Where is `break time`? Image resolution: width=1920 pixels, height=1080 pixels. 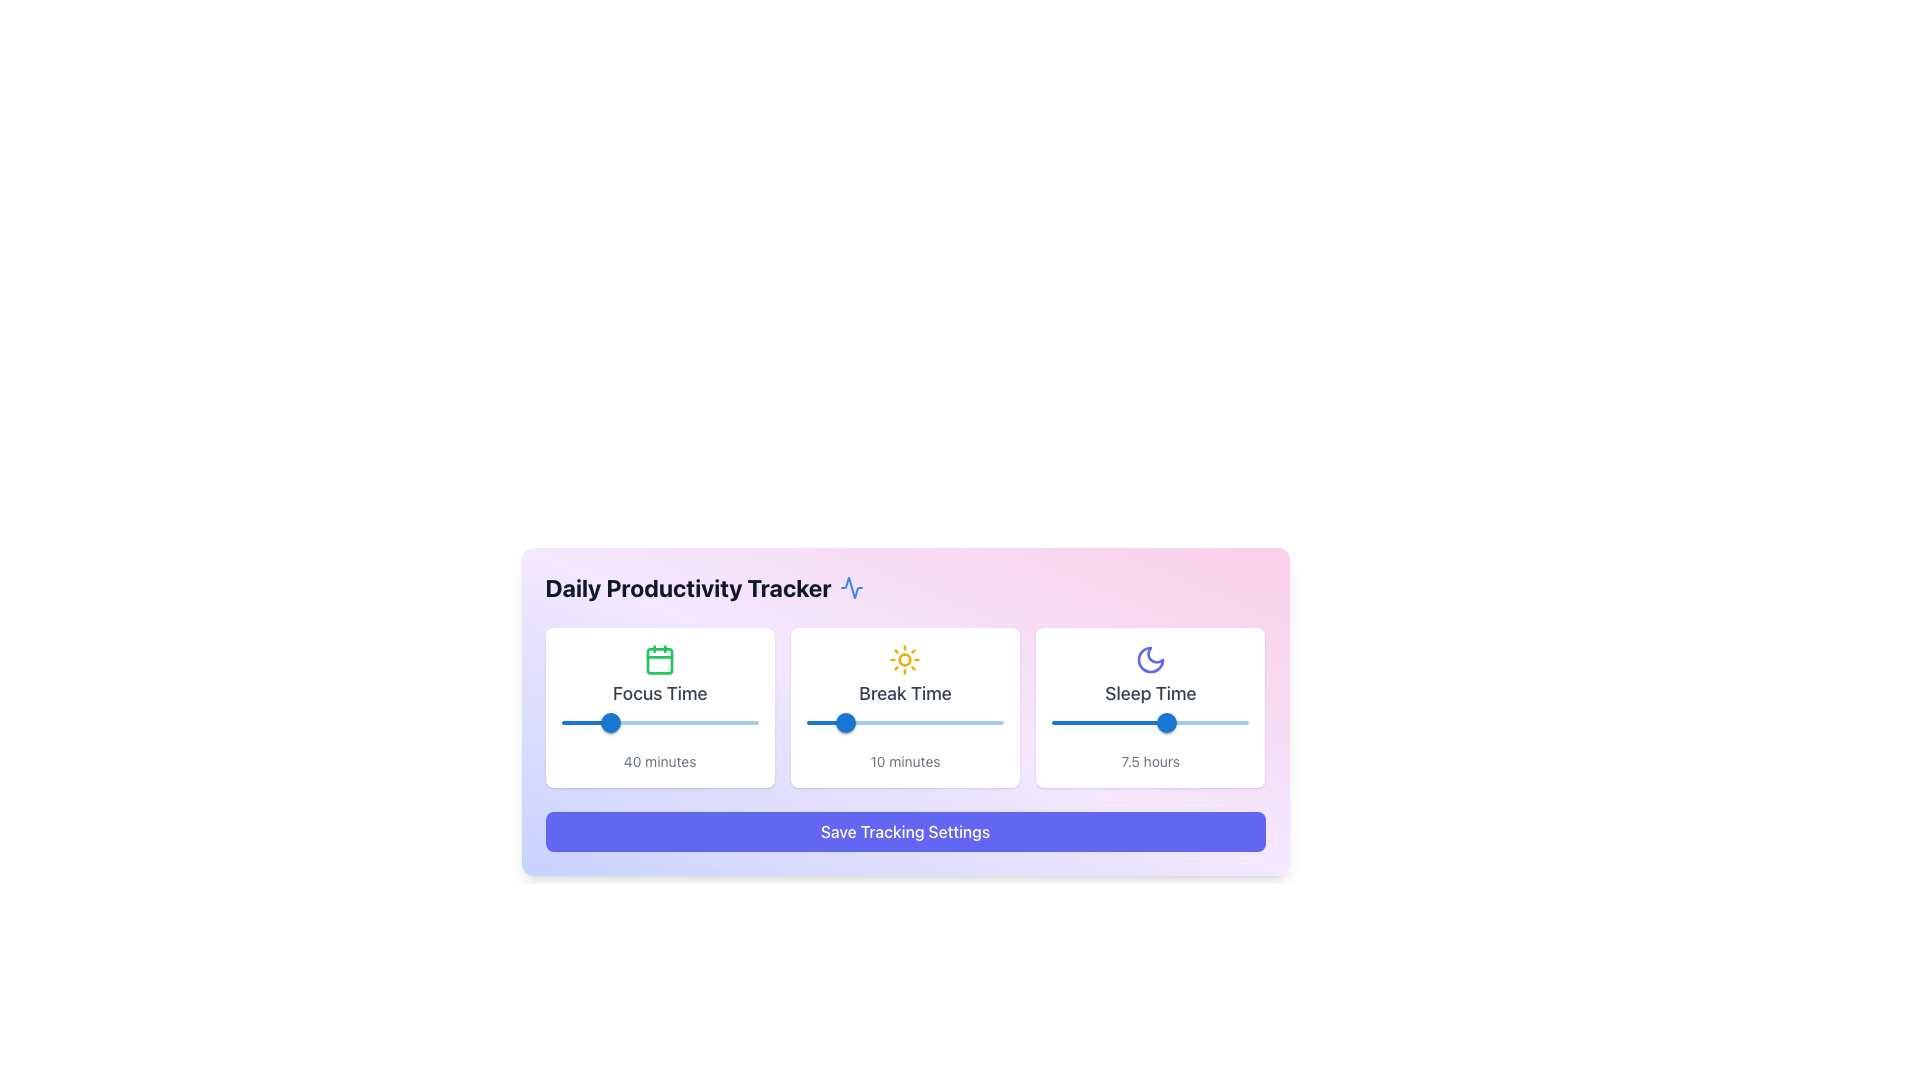 break time is located at coordinates (947, 722).